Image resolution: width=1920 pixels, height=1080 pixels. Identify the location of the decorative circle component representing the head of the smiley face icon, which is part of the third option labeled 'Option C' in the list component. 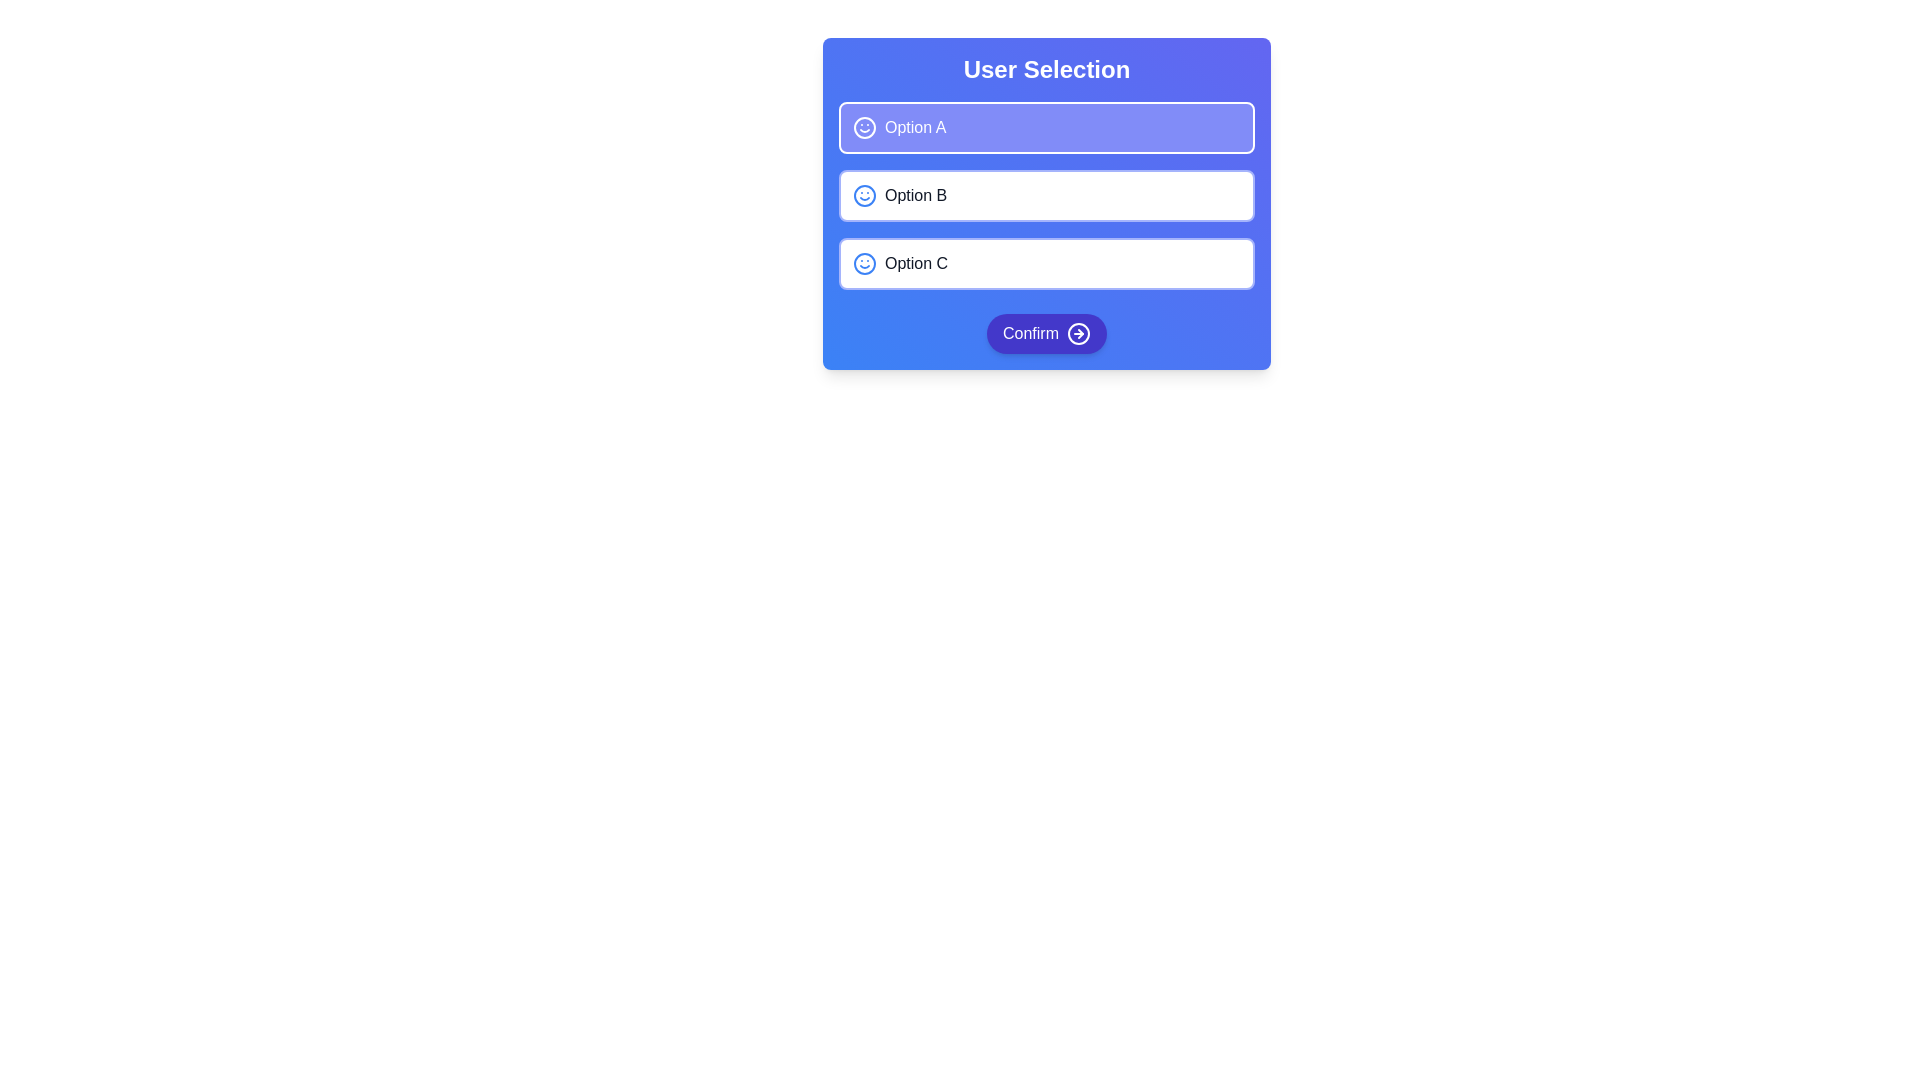
(864, 262).